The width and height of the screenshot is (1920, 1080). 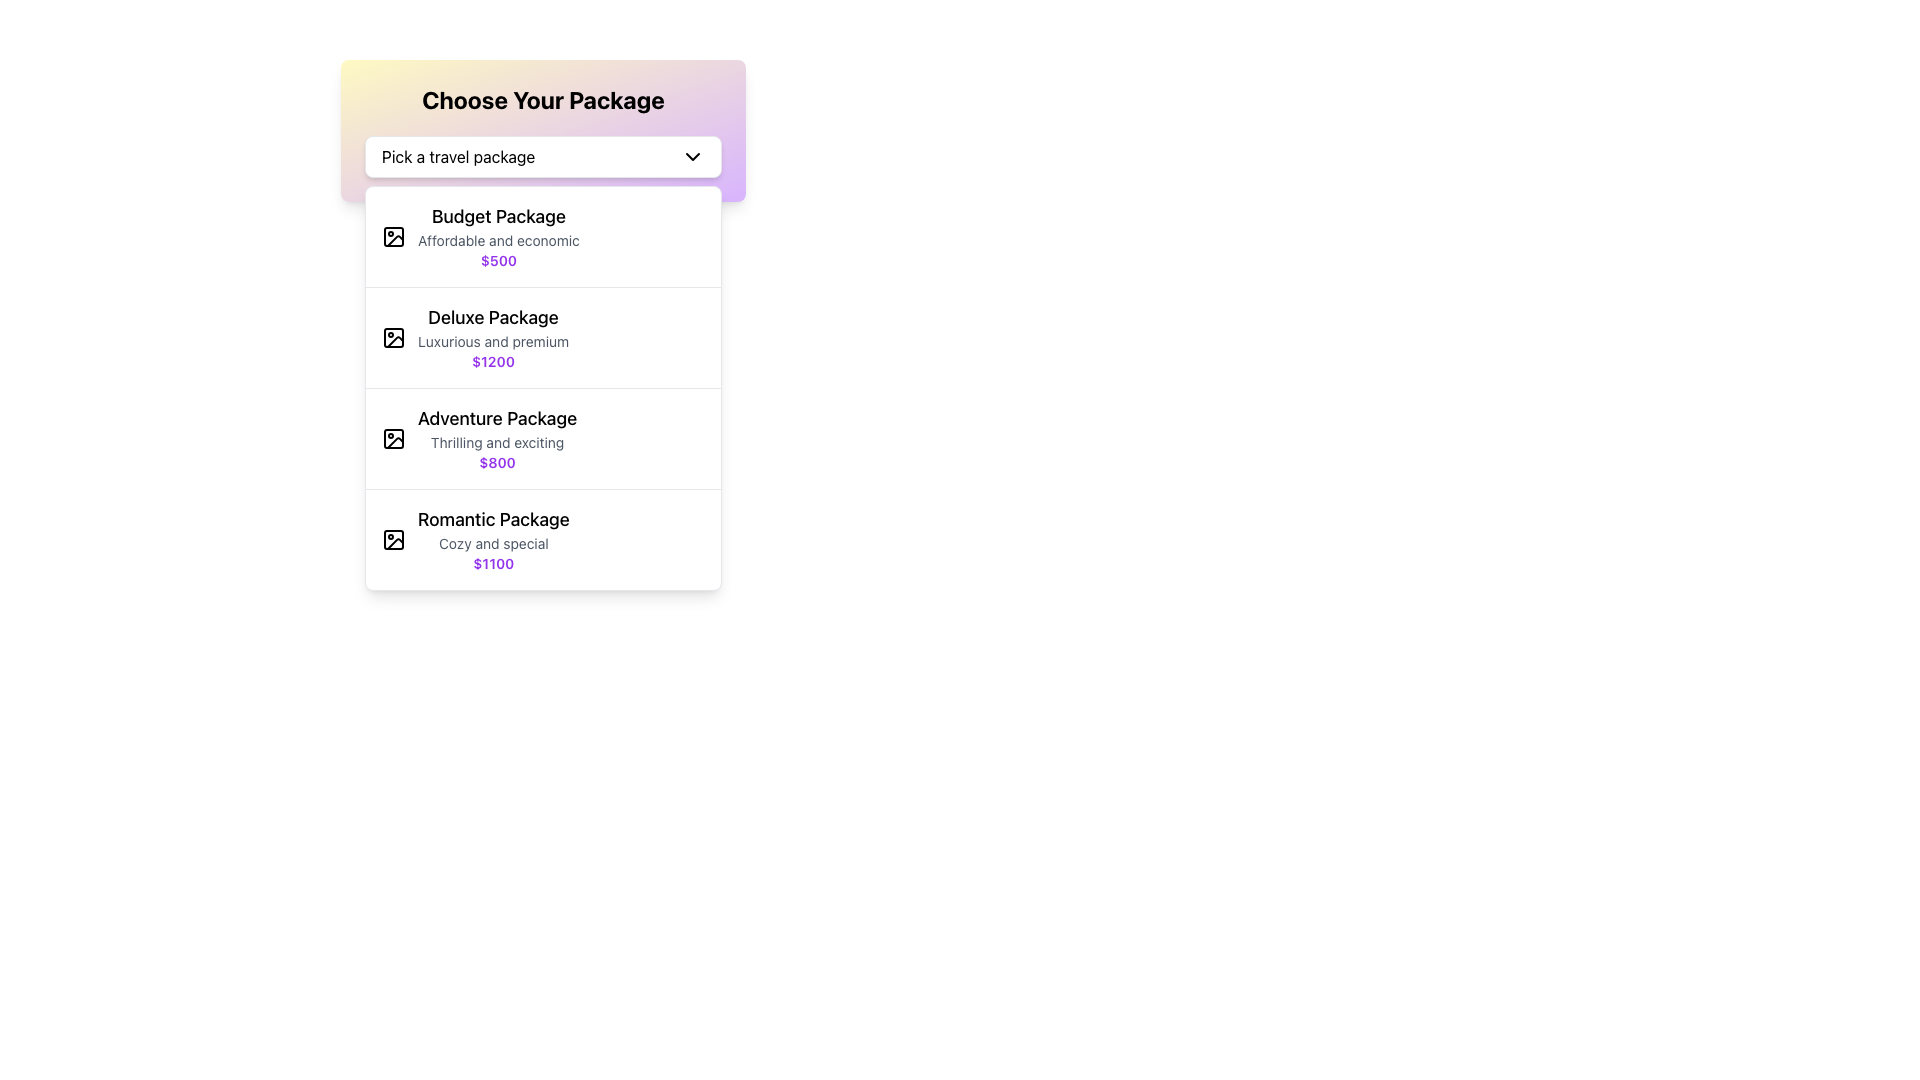 I want to click on text label indicating the current selection in the dropdown menu, which is horizontally centered in the menu header and located to the left of a down-chevron icon, so click(x=457, y=156).